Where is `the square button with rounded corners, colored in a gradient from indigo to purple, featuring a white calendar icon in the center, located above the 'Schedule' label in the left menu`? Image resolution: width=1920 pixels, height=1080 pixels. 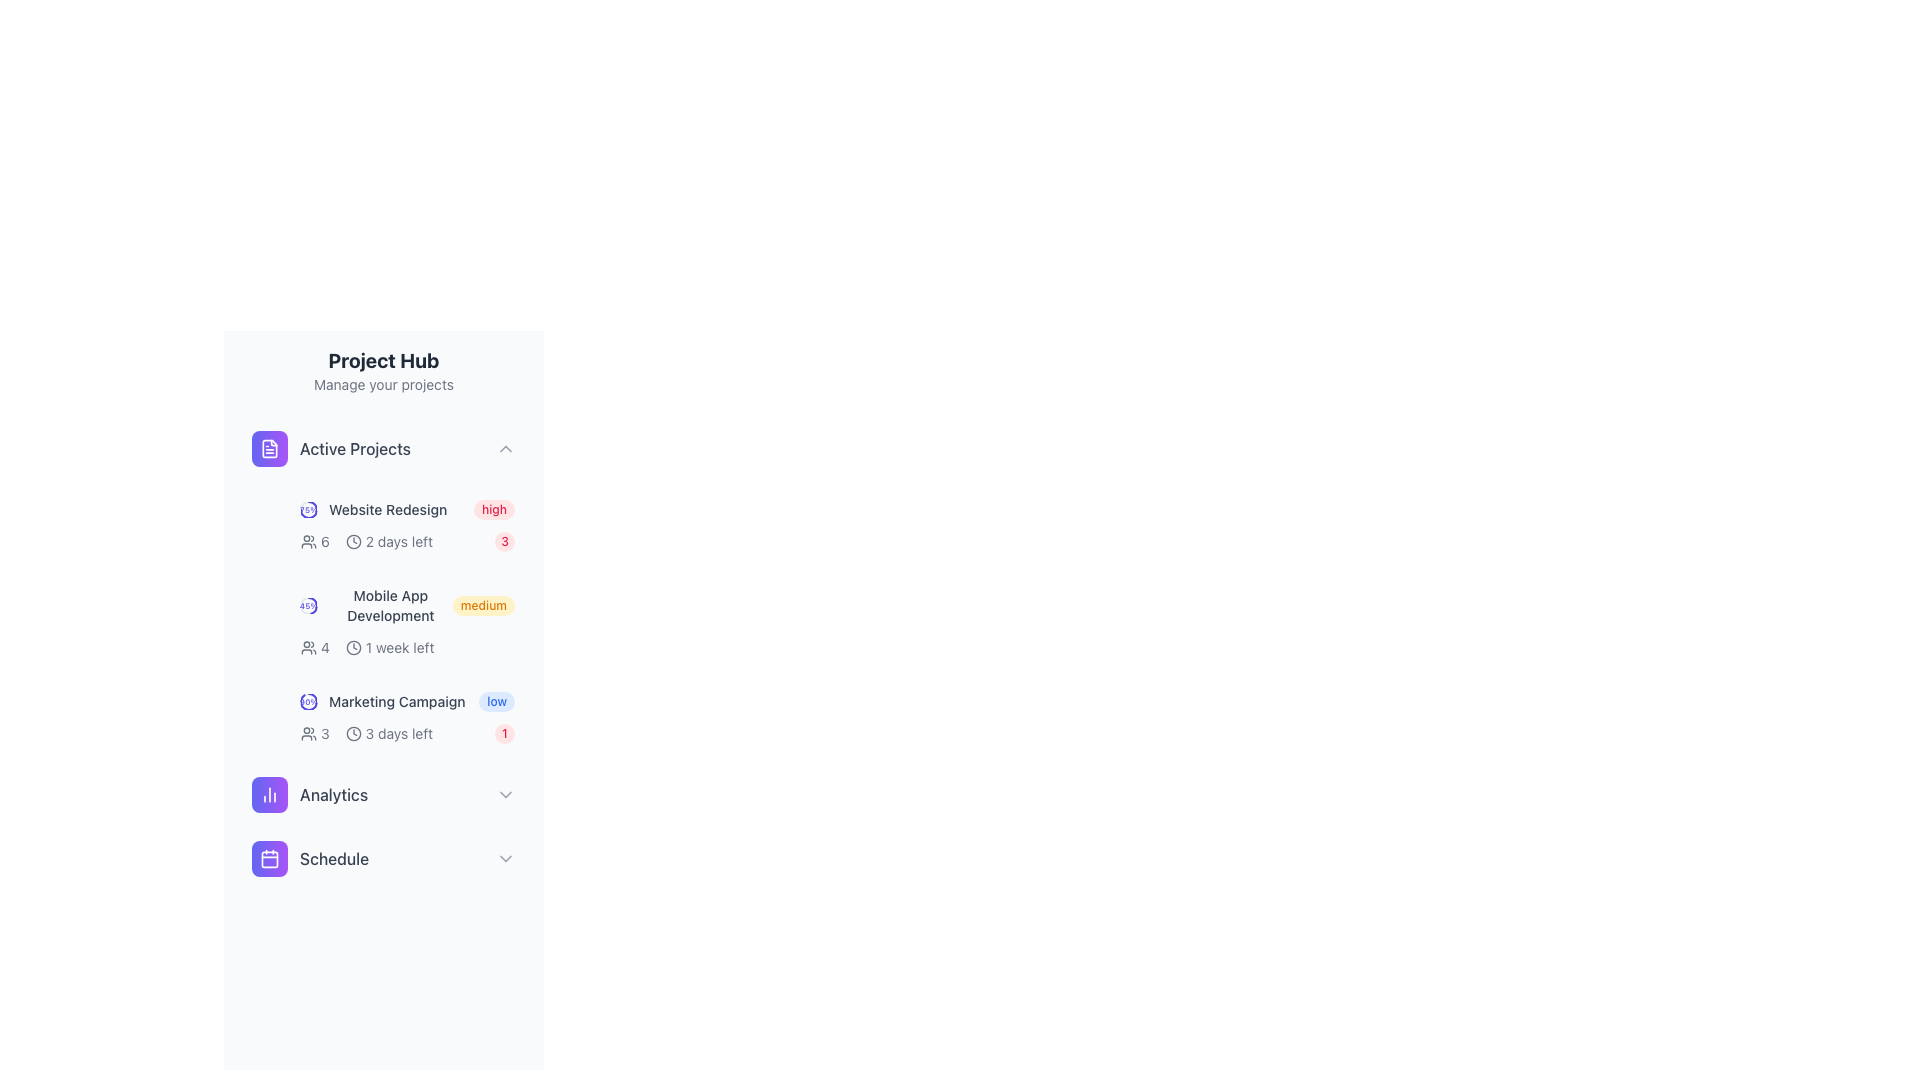
the square button with rounded corners, colored in a gradient from indigo to purple, featuring a white calendar icon in the center, located above the 'Schedule' label in the left menu is located at coordinates (268, 858).